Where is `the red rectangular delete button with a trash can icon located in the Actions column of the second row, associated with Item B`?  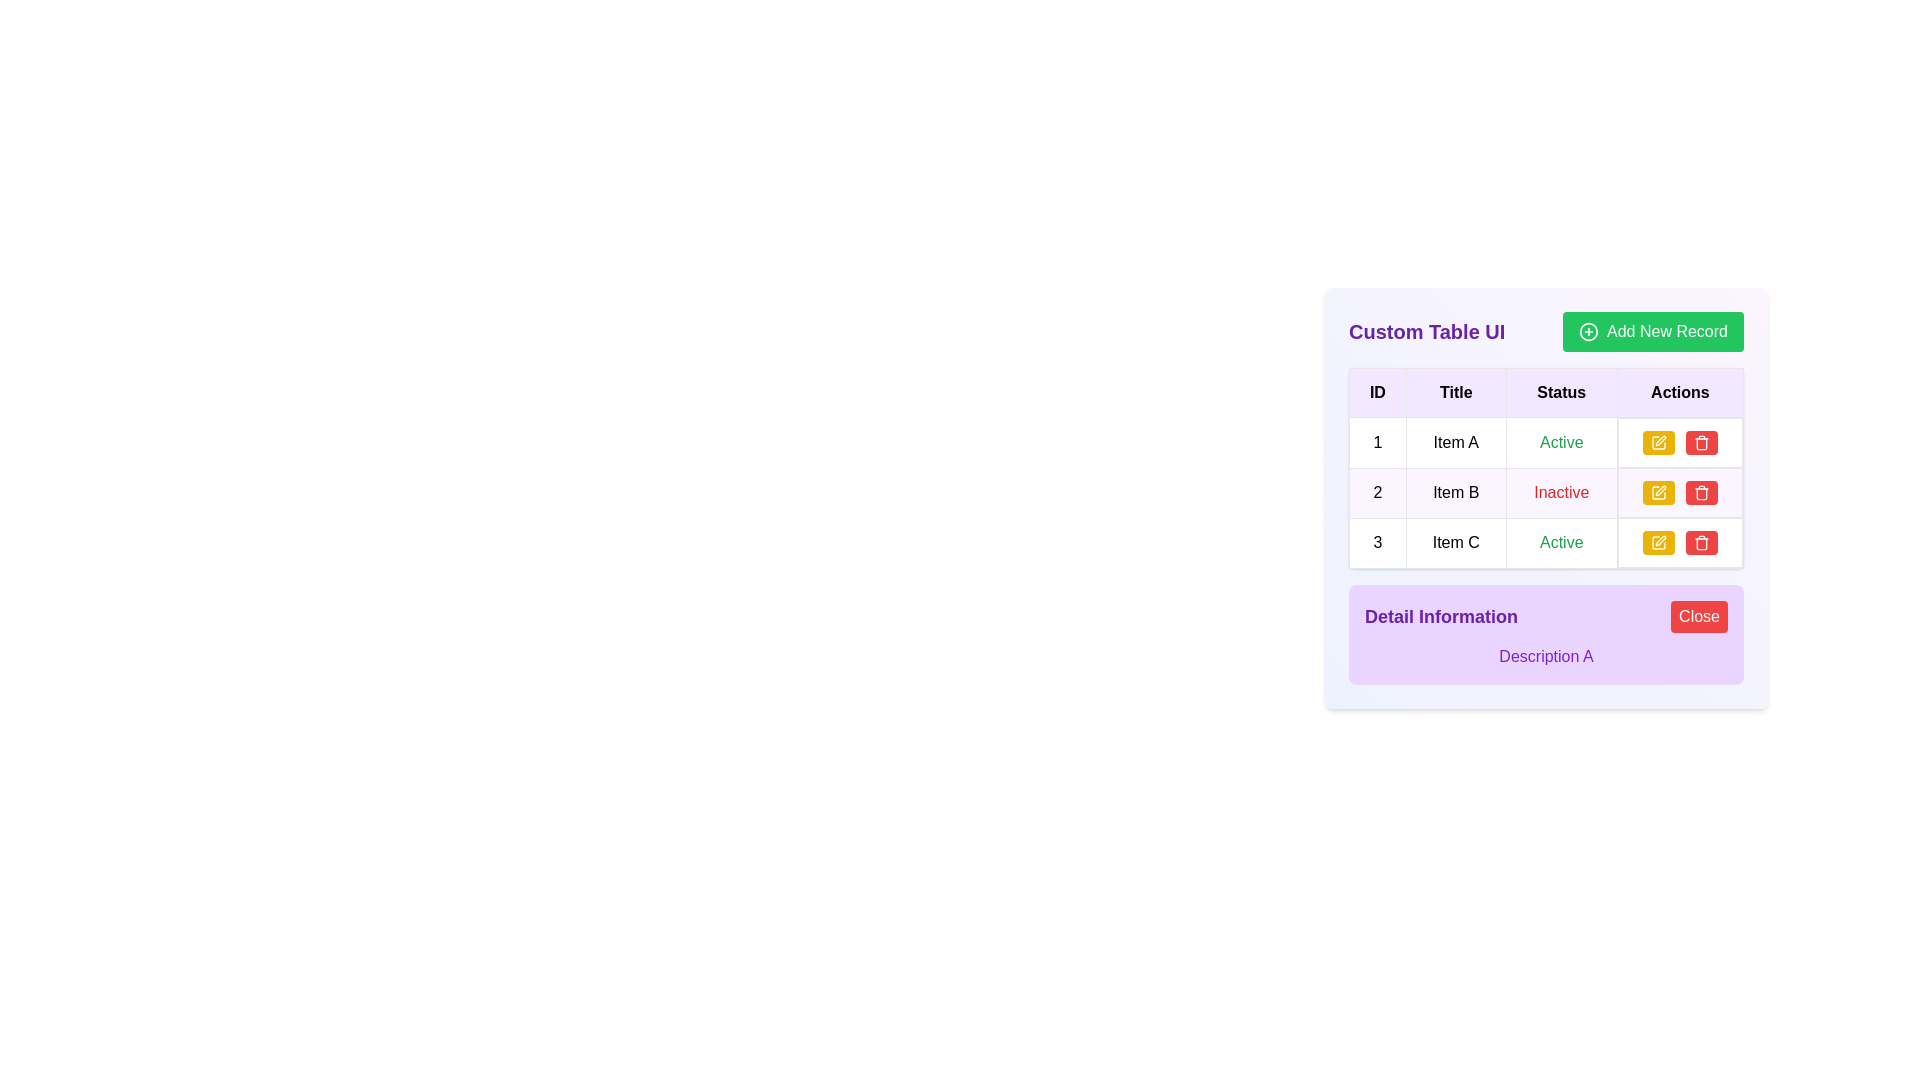 the red rectangular delete button with a trash can icon located in the Actions column of the second row, associated with Item B is located at coordinates (1701, 493).